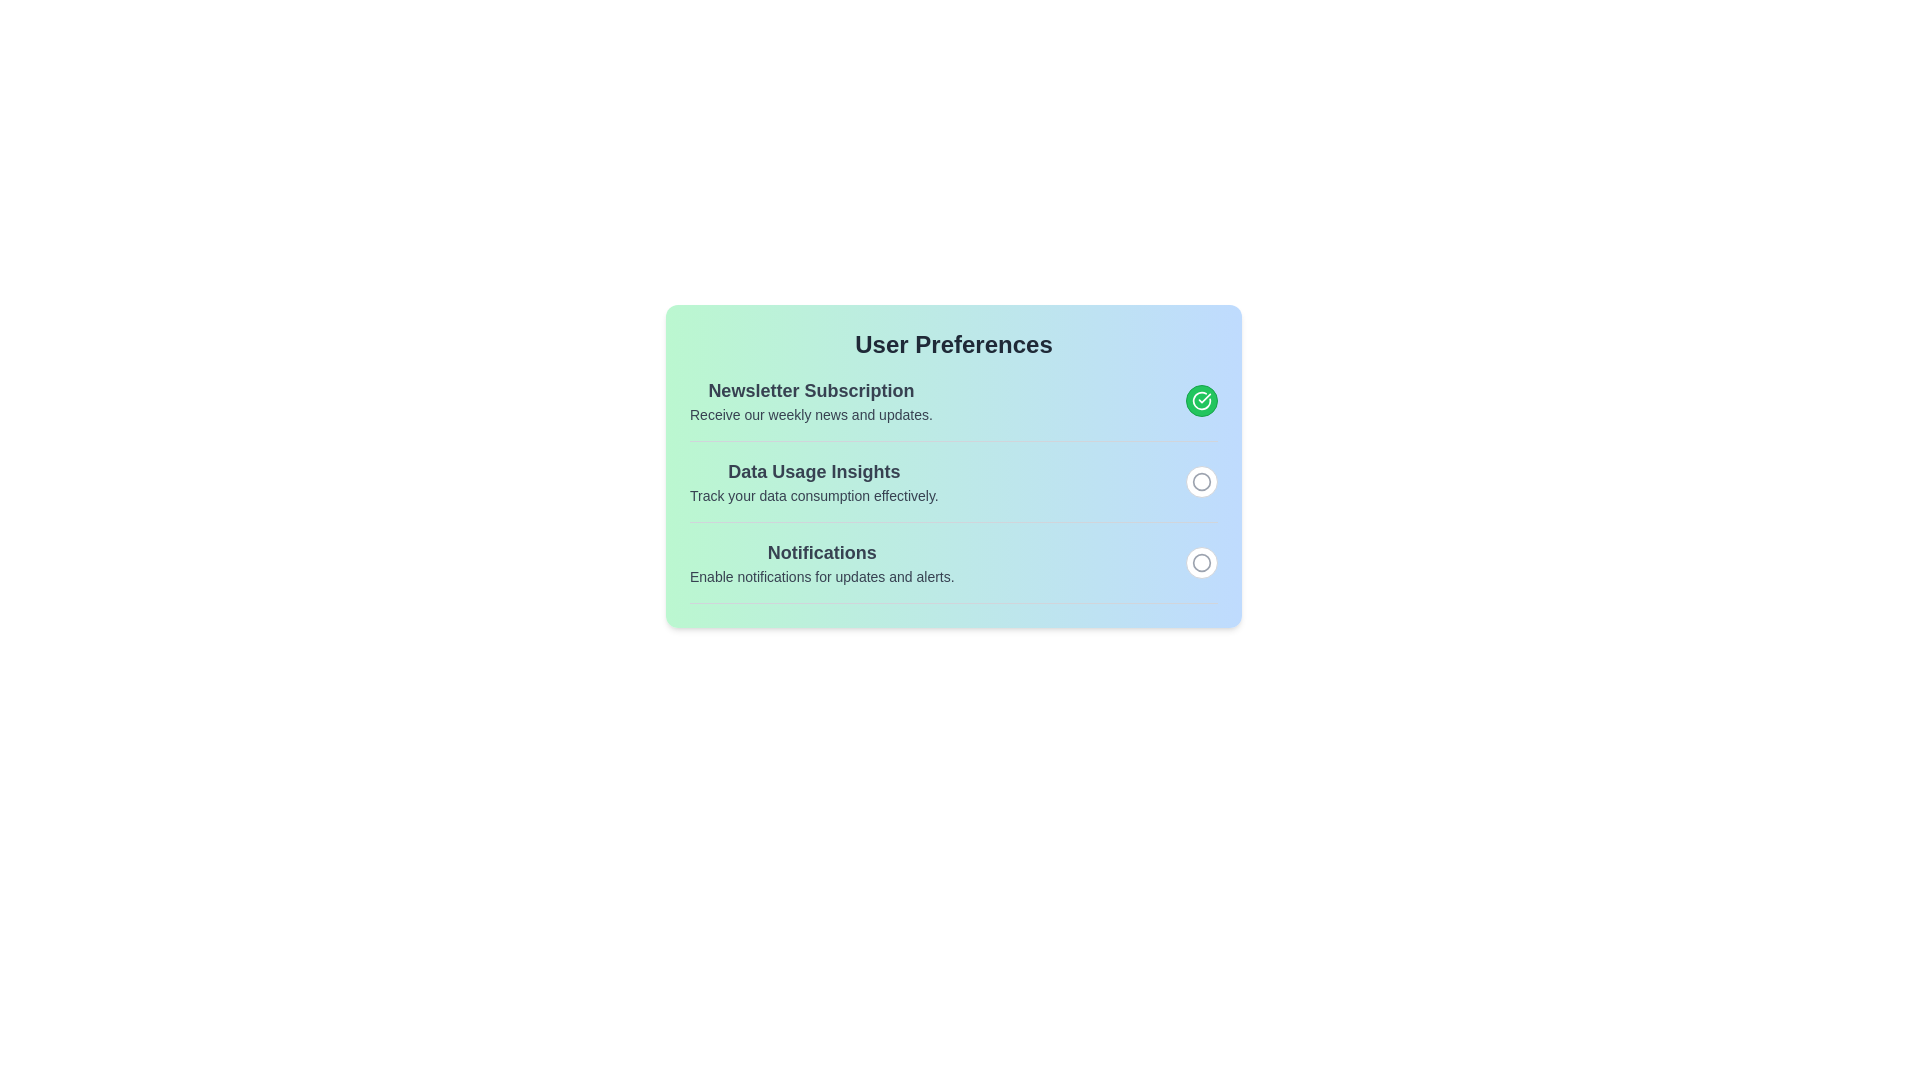 Image resolution: width=1920 pixels, height=1080 pixels. Describe the element at coordinates (953, 490) in the screenshot. I see `the second section of the Interactive List within the 'User Preferences' card` at that location.